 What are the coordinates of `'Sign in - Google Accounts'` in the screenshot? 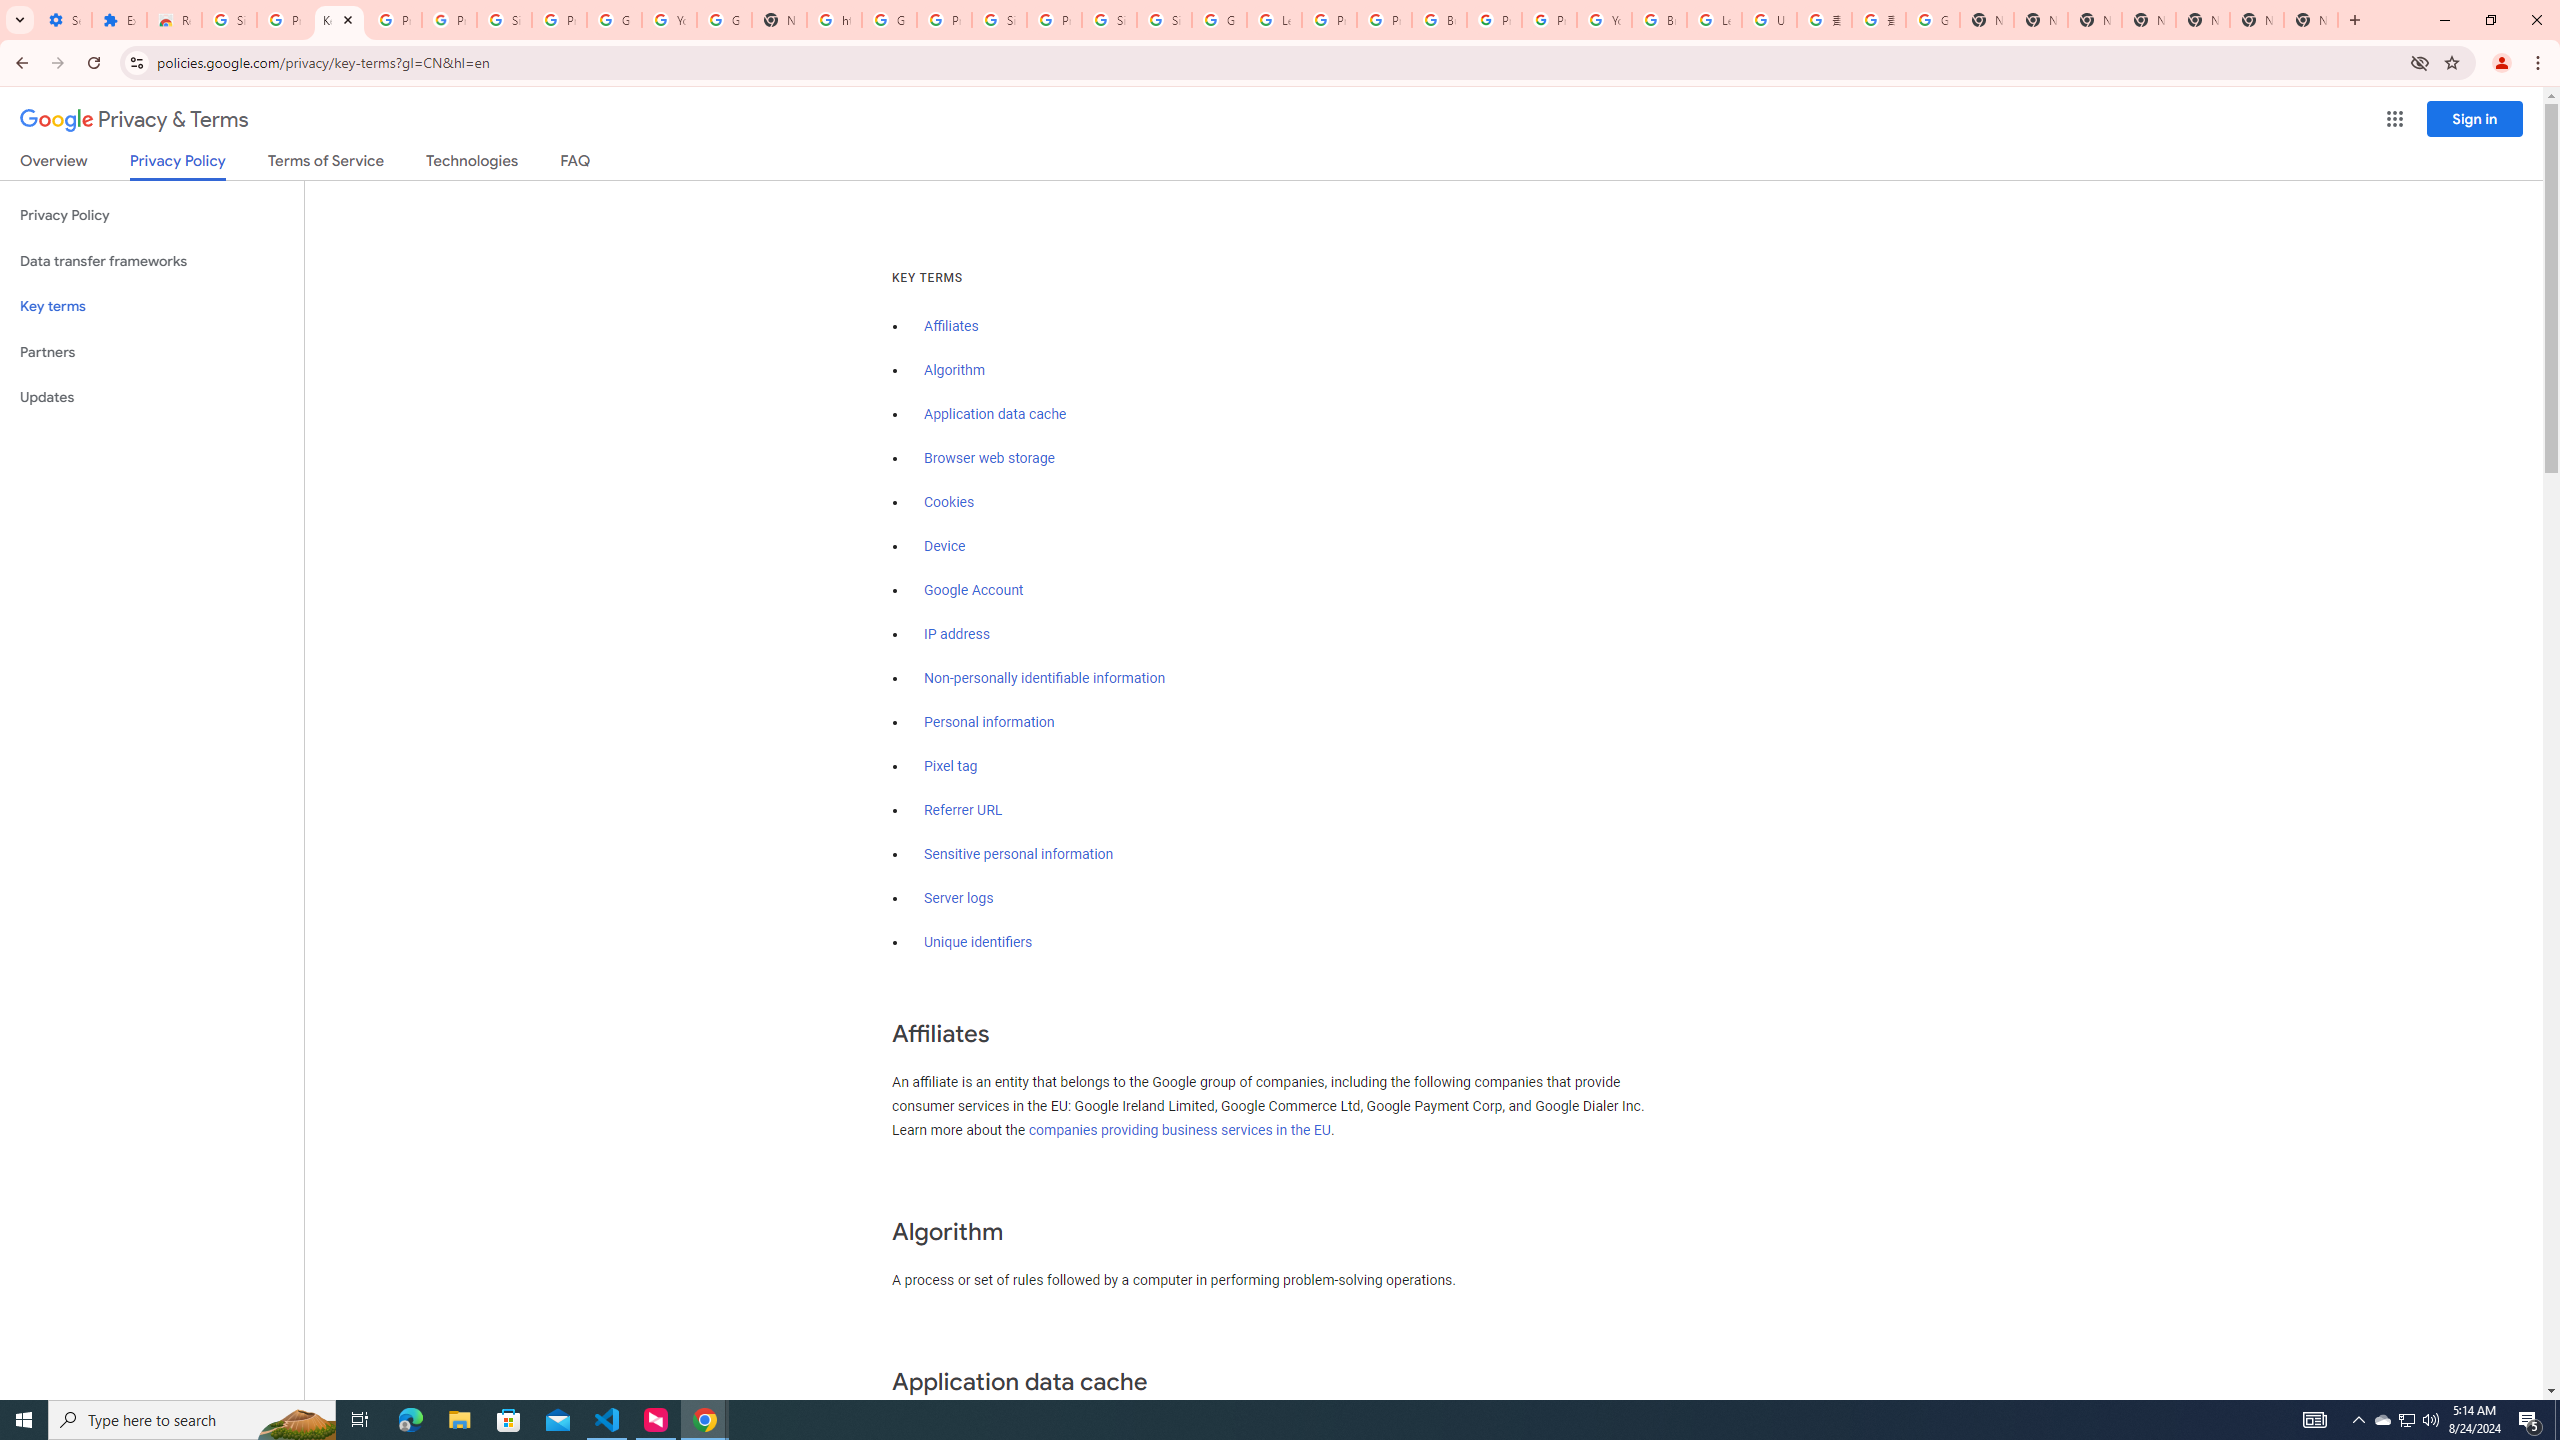 It's located at (1163, 19).